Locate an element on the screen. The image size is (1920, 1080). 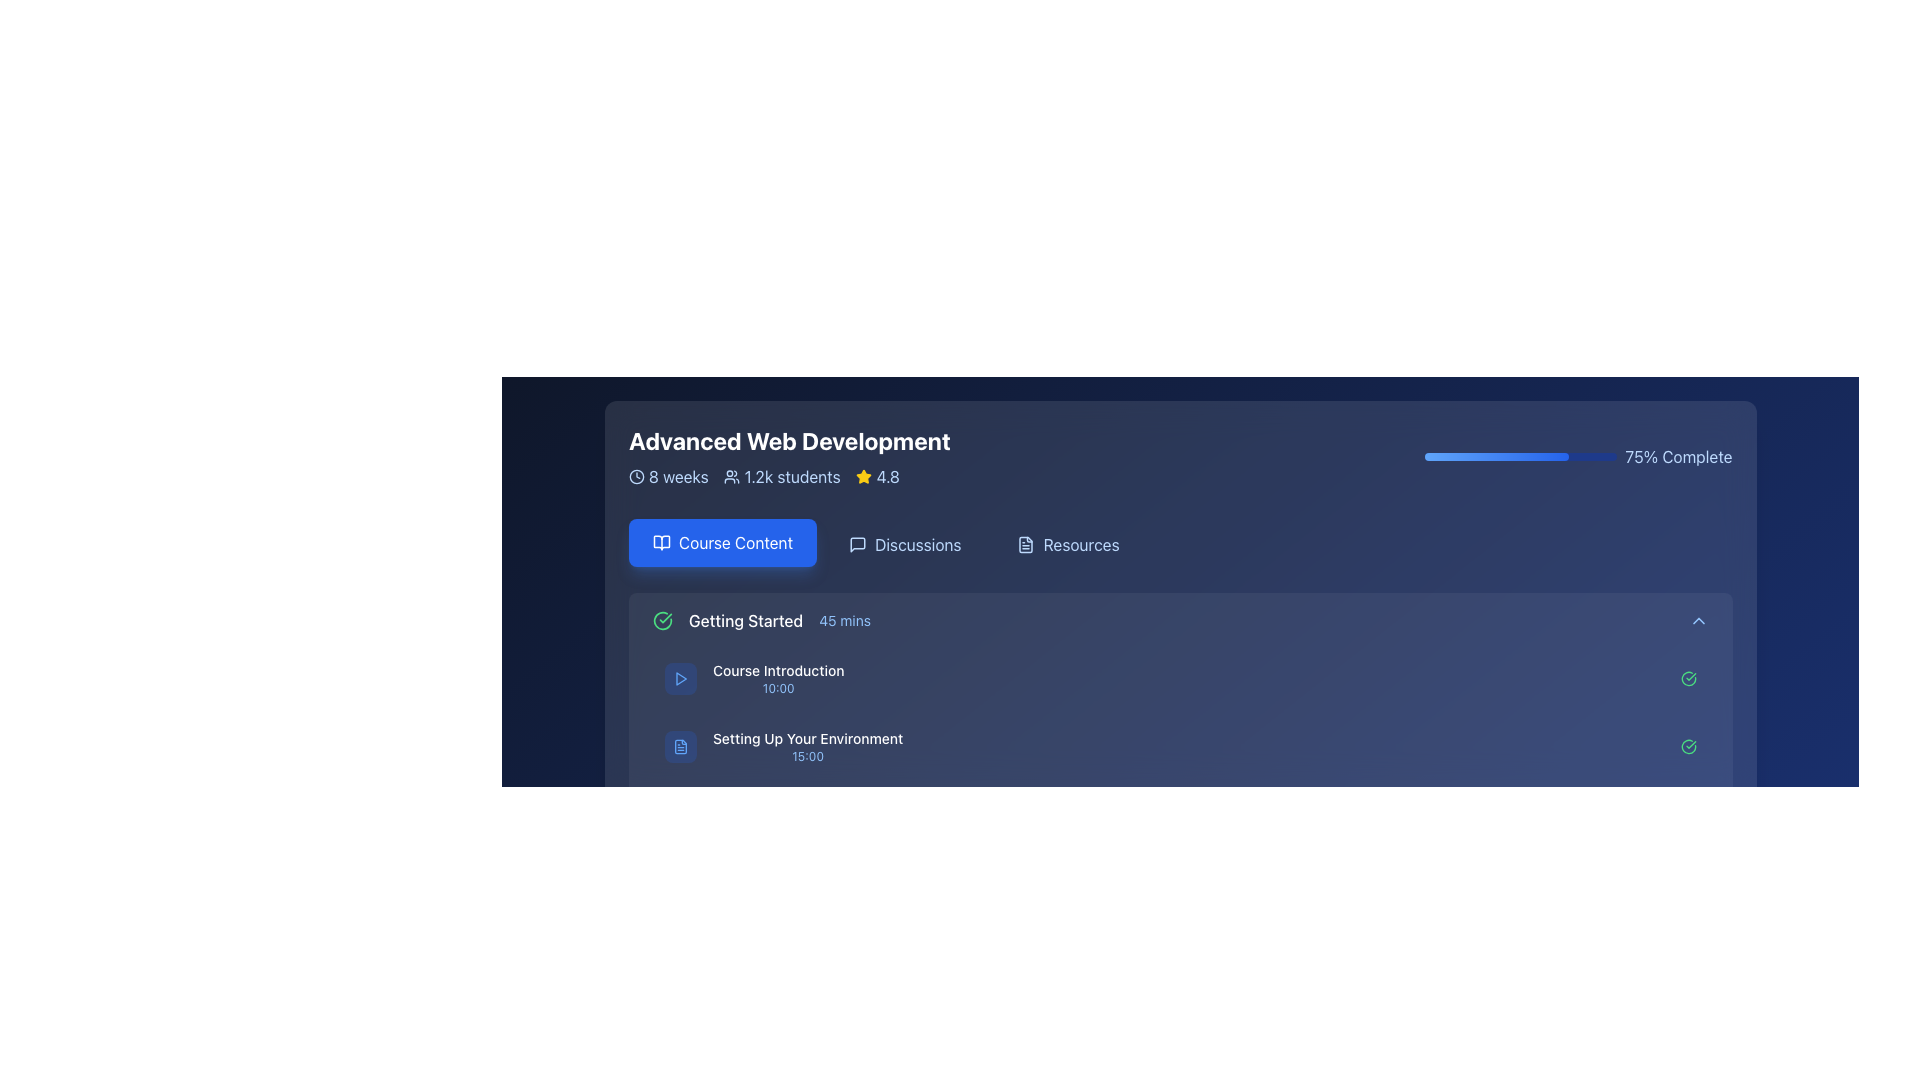
the 'Course Introduction' module entry, which includes a play icon and the time '10:00', located is located at coordinates (753, 677).